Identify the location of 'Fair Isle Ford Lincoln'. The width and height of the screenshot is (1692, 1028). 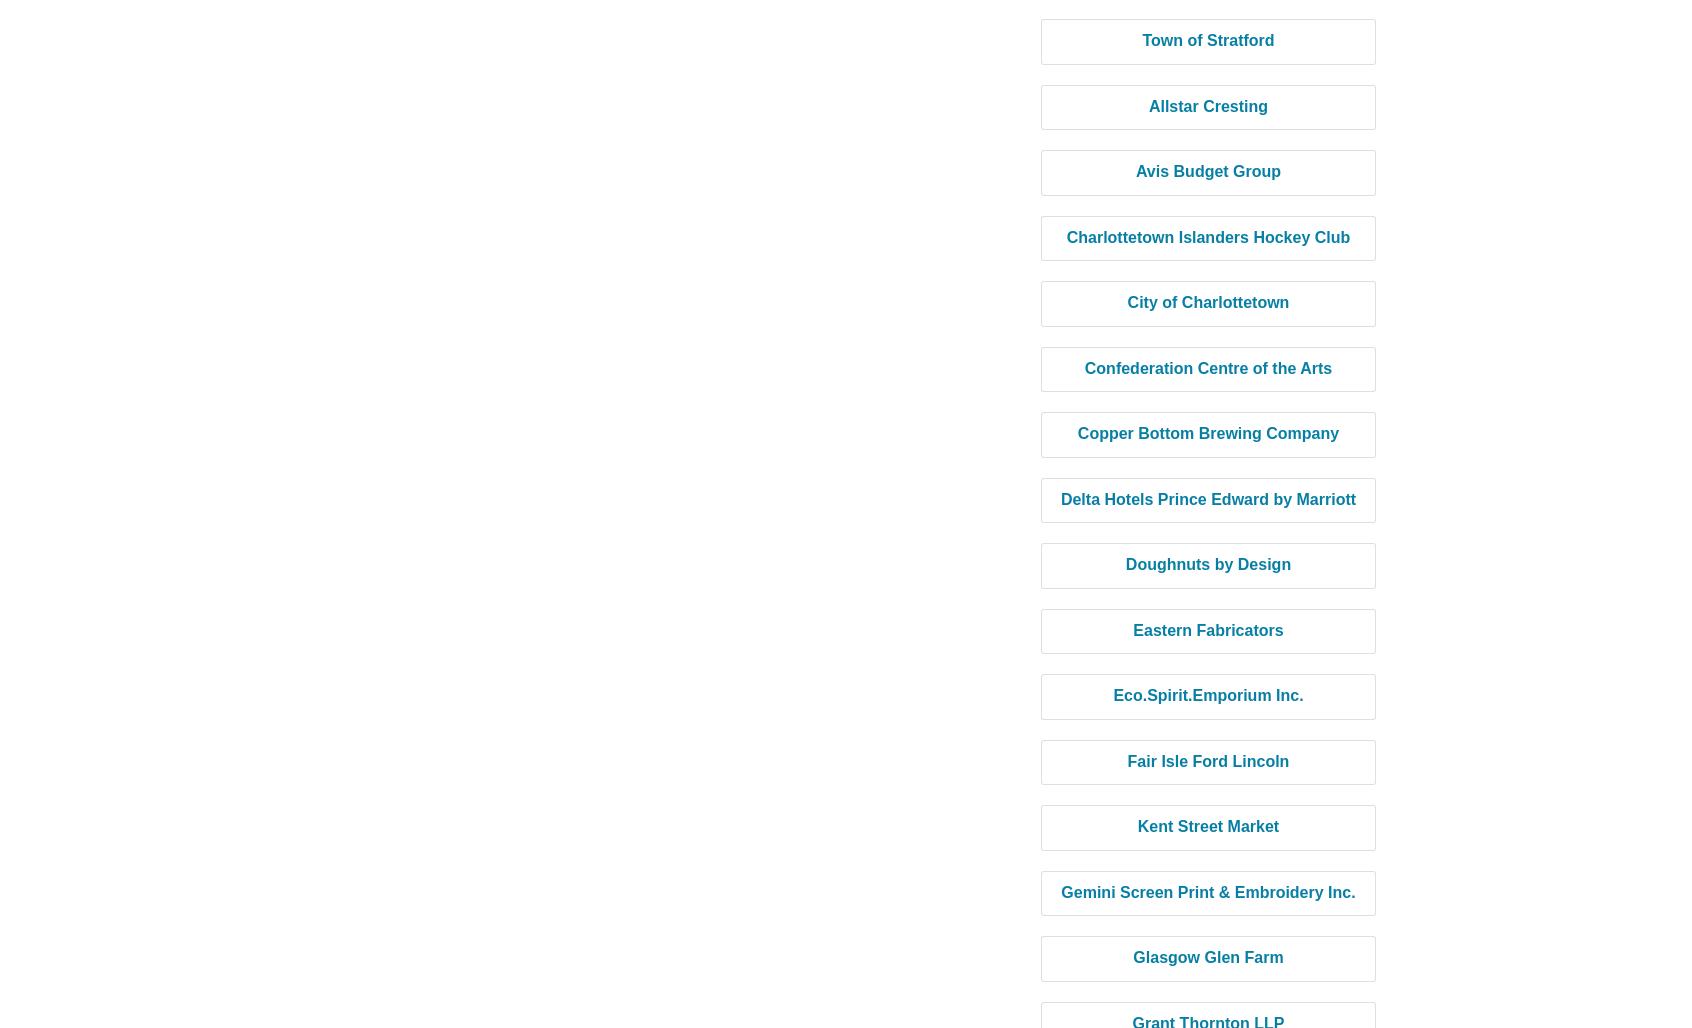
(1127, 759).